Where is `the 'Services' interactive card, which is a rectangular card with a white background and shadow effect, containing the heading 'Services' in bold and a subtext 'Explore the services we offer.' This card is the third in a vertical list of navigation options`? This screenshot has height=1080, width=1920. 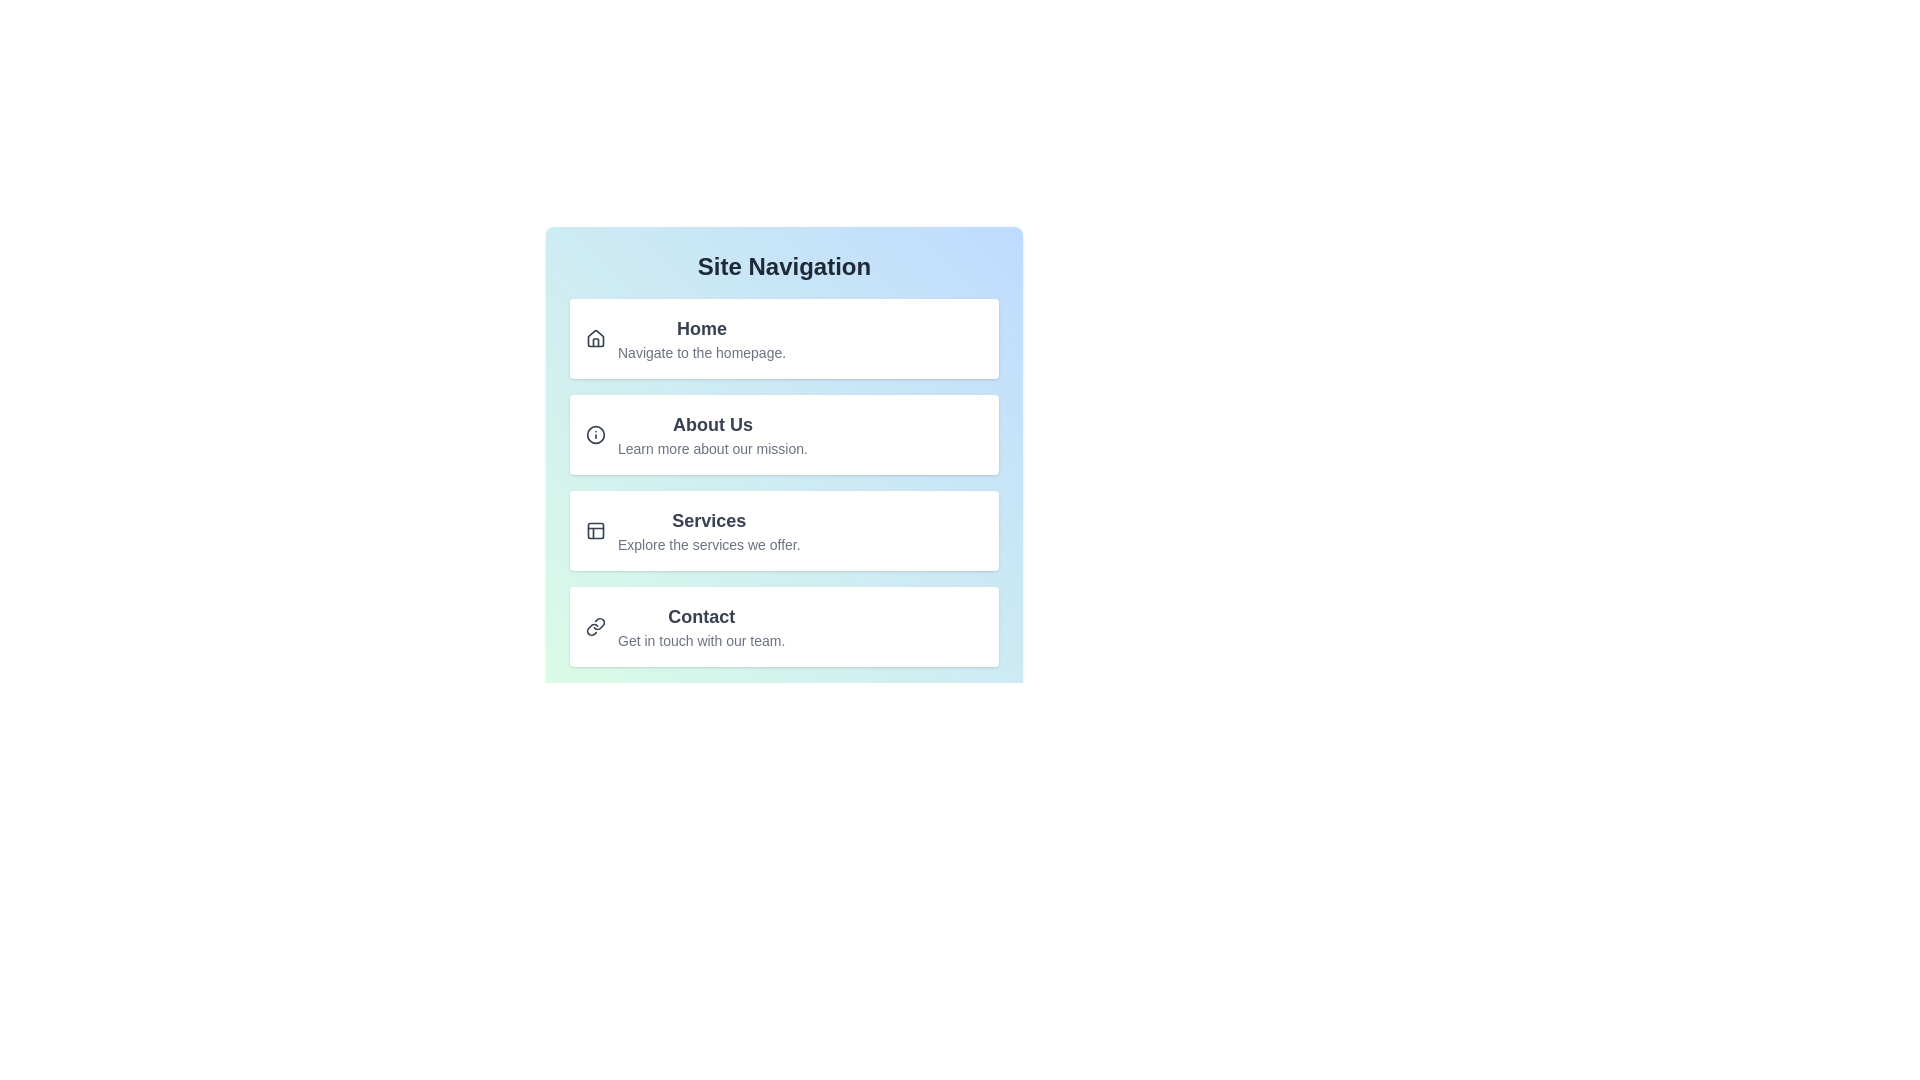
the 'Services' interactive card, which is a rectangular card with a white background and shadow effect, containing the heading 'Services' in bold and a subtext 'Explore the services we offer.' This card is the third in a vertical list of navigation options is located at coordinates (783, 530).